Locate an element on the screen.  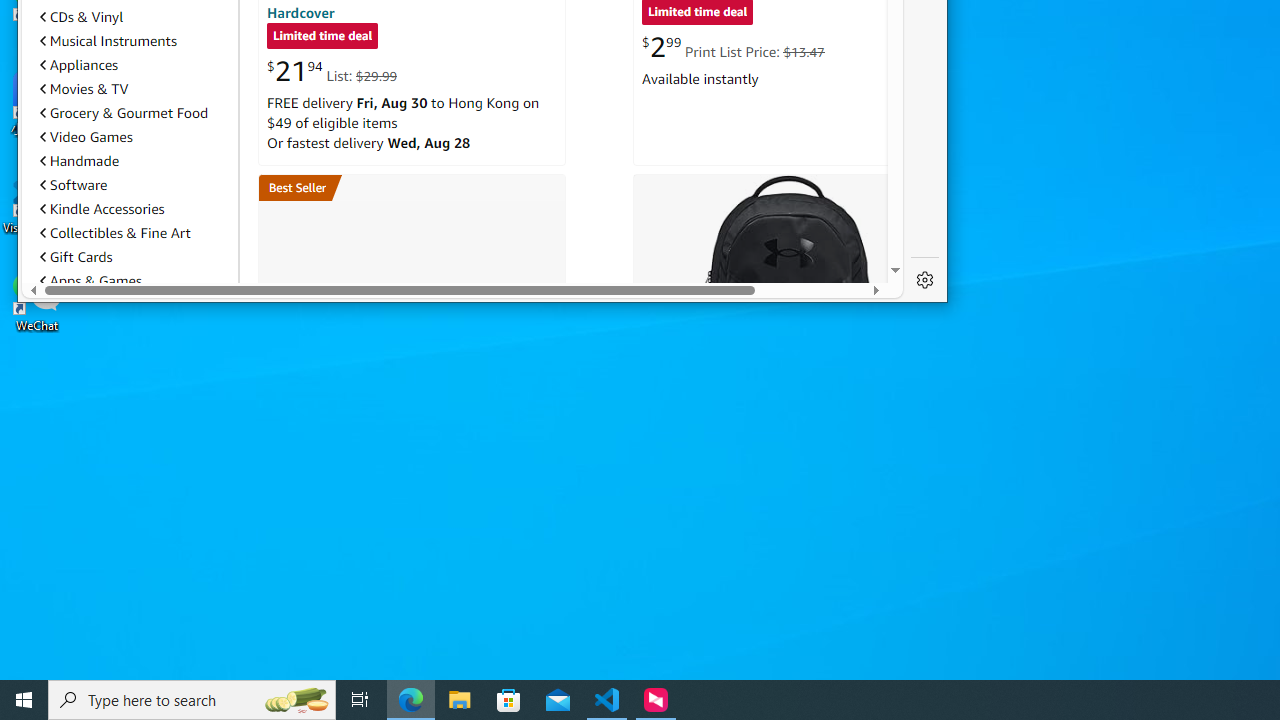
'Limited time deal' is located at coordinates (323, 37).